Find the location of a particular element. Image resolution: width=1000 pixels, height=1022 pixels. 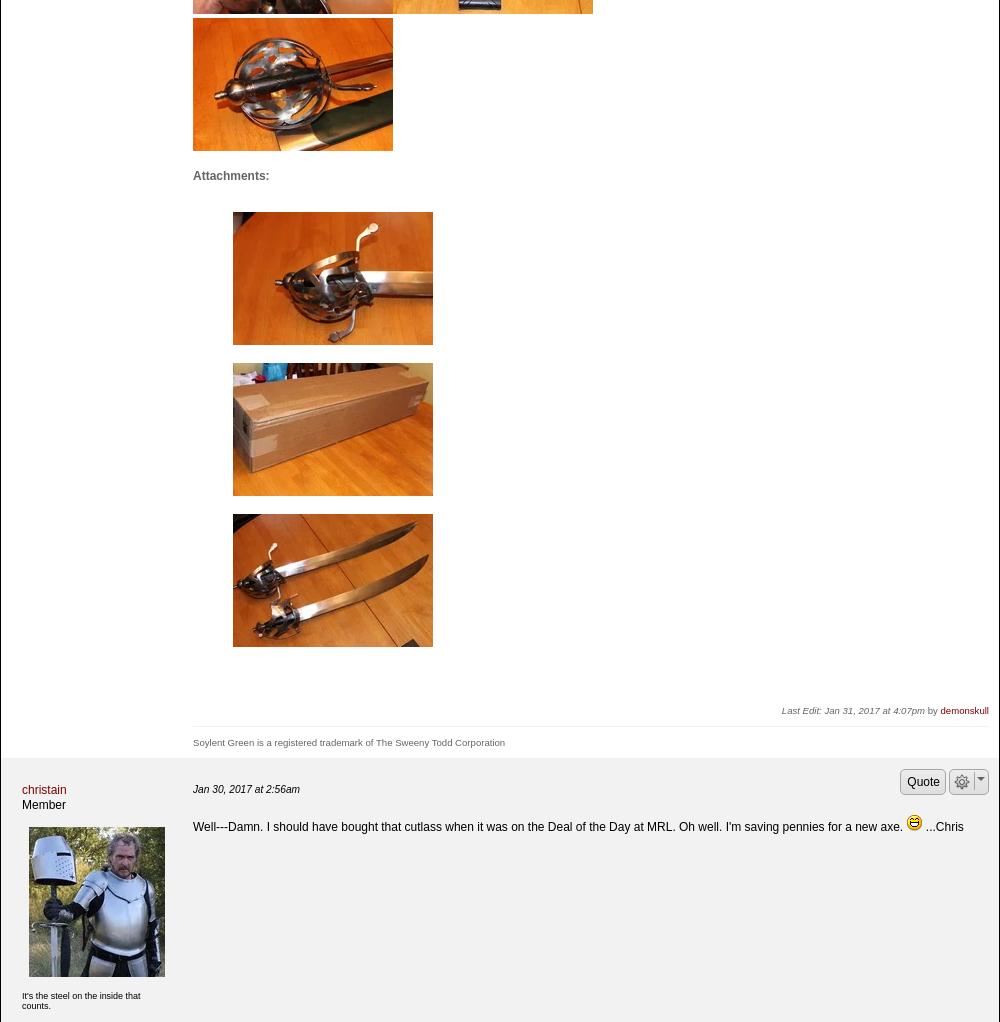

'Last Edit:' is located at coordinates (801, 710).